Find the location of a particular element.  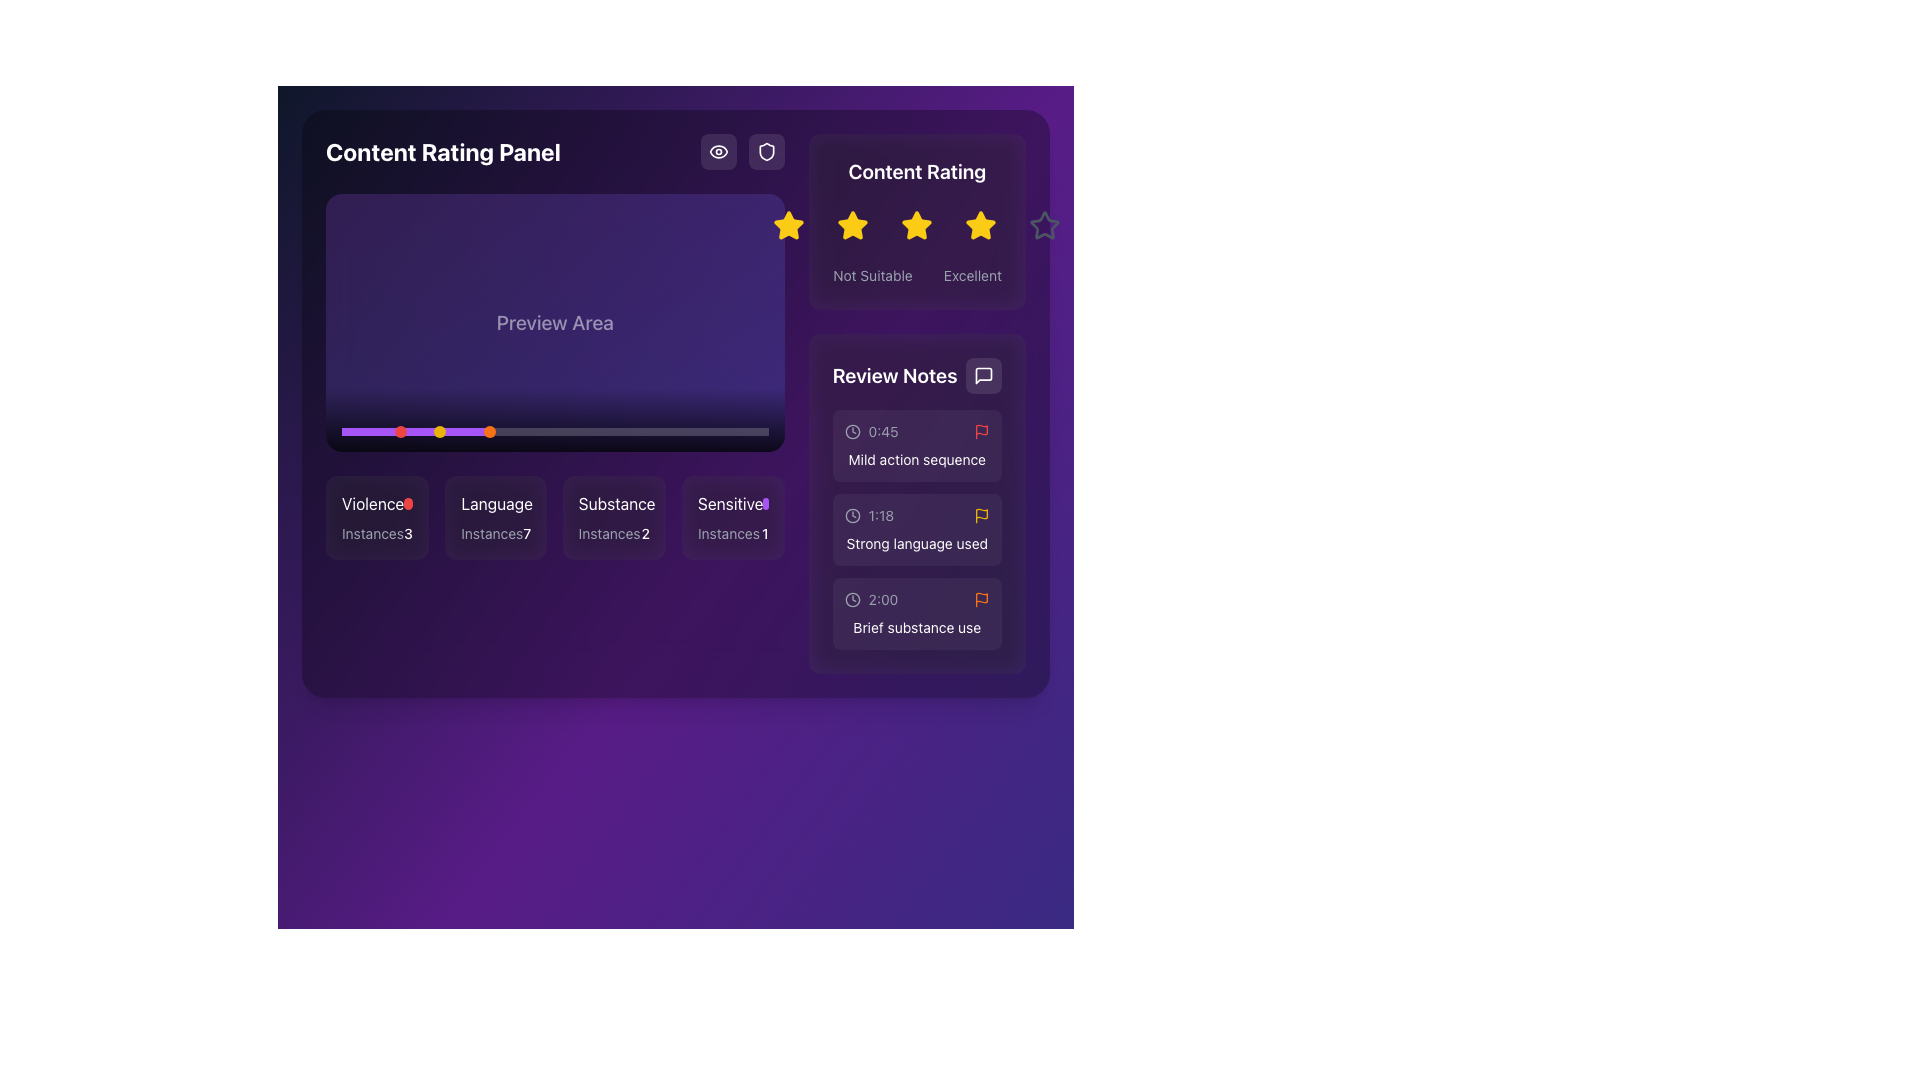

the yellow star icon, which is the second star in the 'Content Rating' section is located at coordinates (853, 225).